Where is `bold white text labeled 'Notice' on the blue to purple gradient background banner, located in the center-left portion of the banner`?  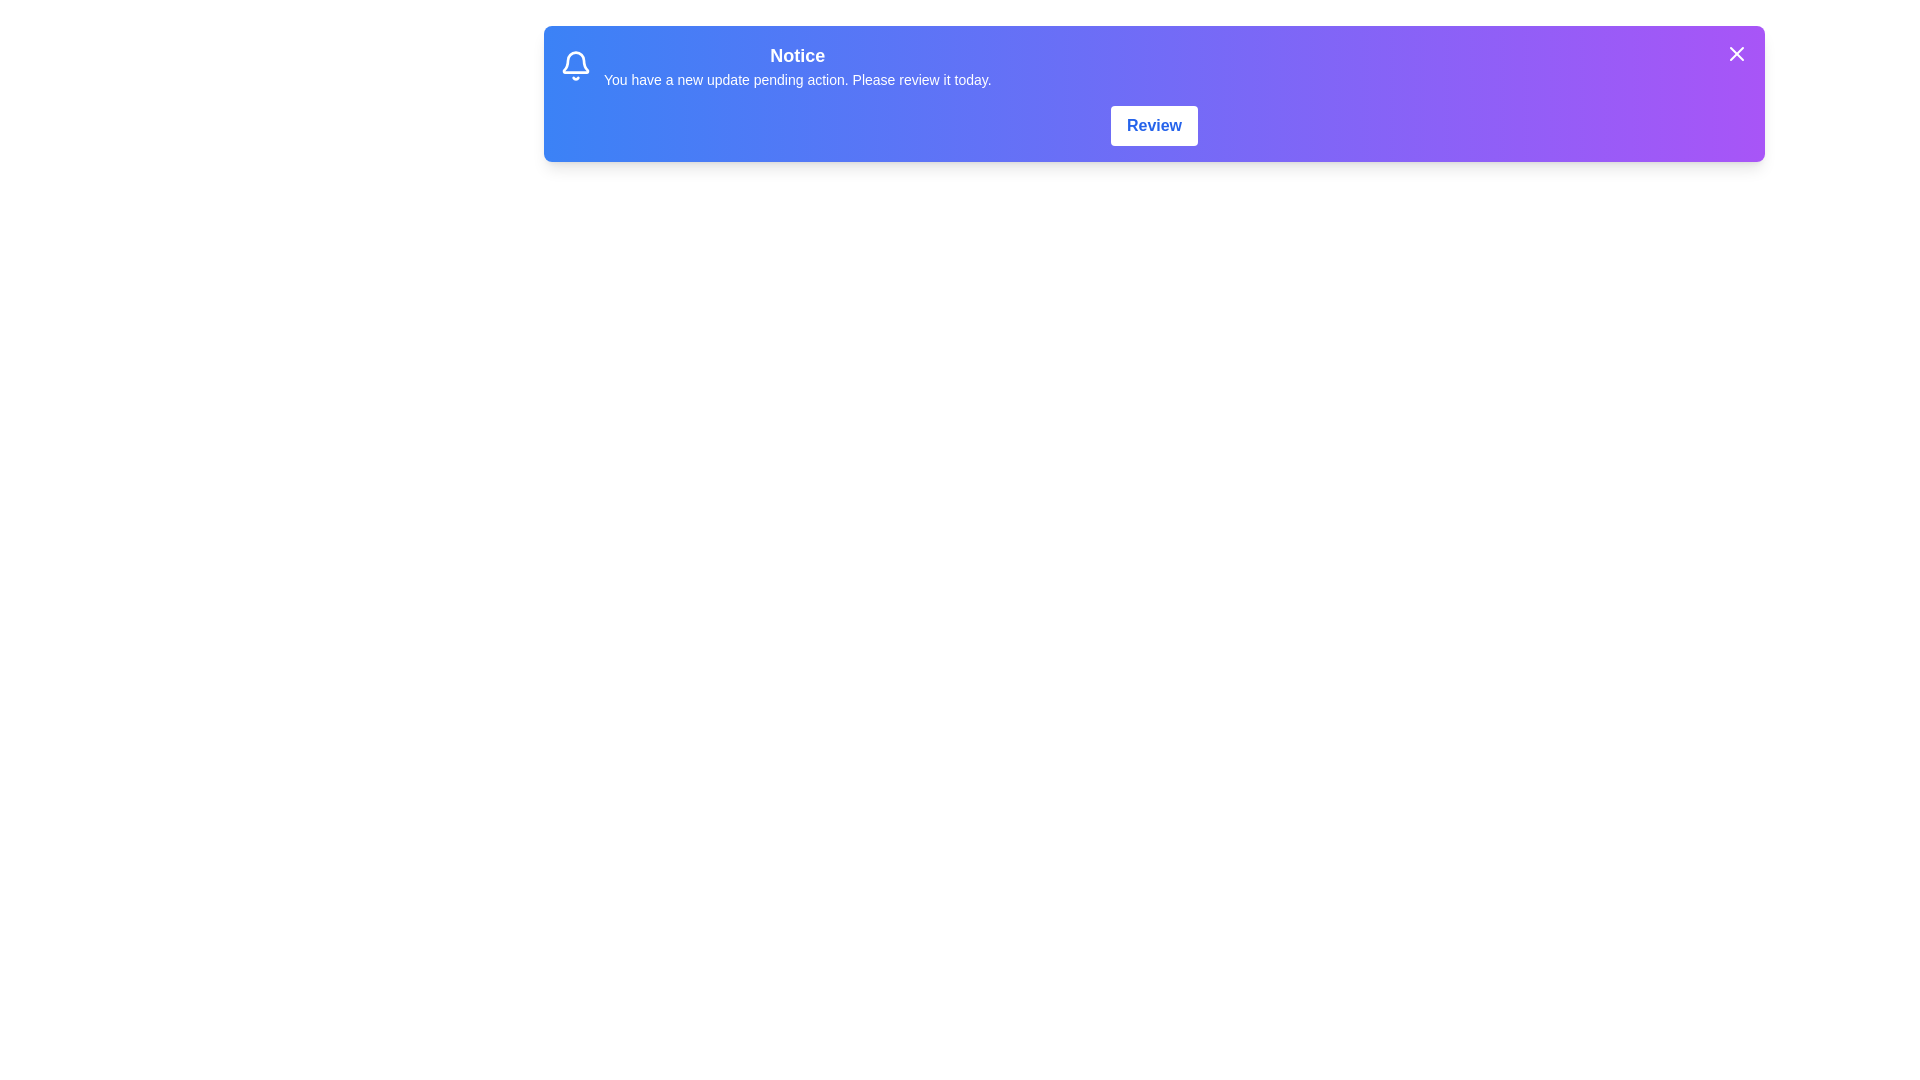 bold white text labeled 'Notice' on the blue to purple gradient background banner, located in the center-left portion of the banner is located at coordinates (796, 55).